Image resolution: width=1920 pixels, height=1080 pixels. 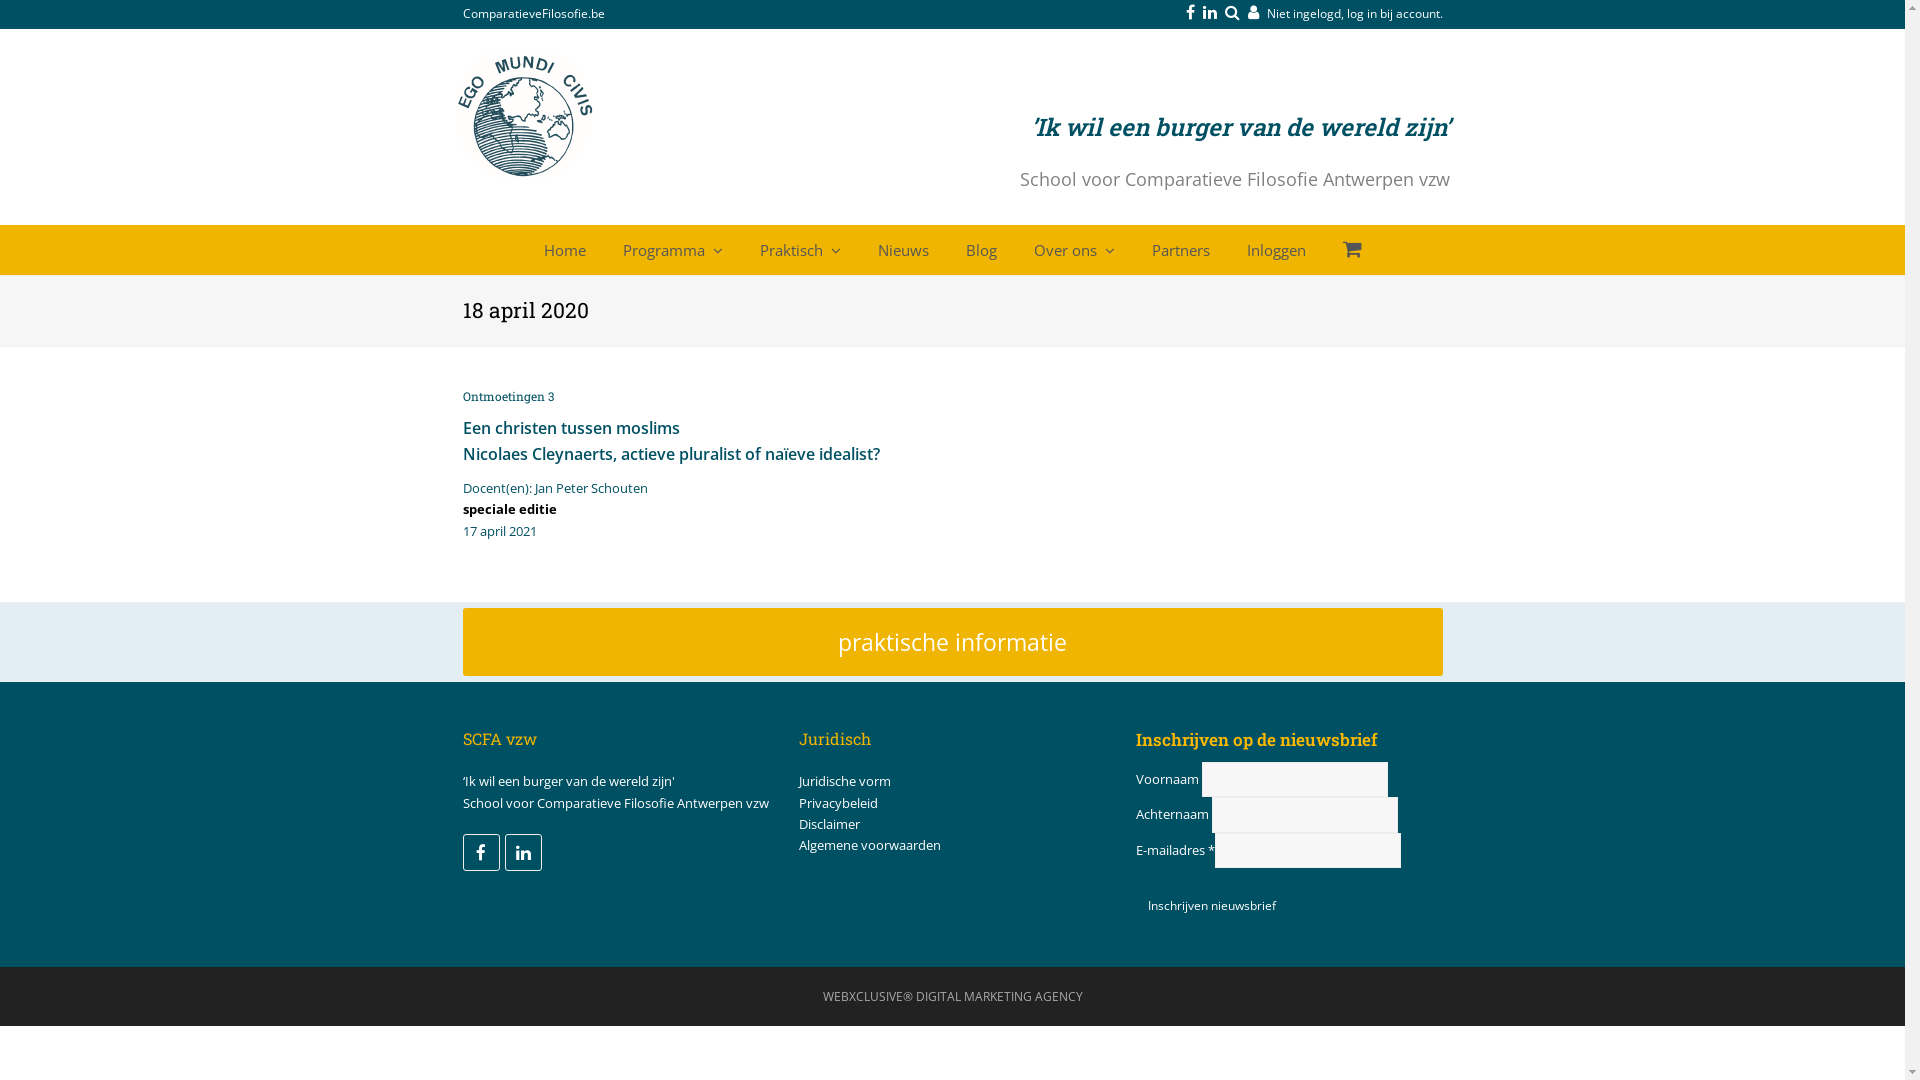 I want to click on 'Over ons', so click(x=1072, y=249).